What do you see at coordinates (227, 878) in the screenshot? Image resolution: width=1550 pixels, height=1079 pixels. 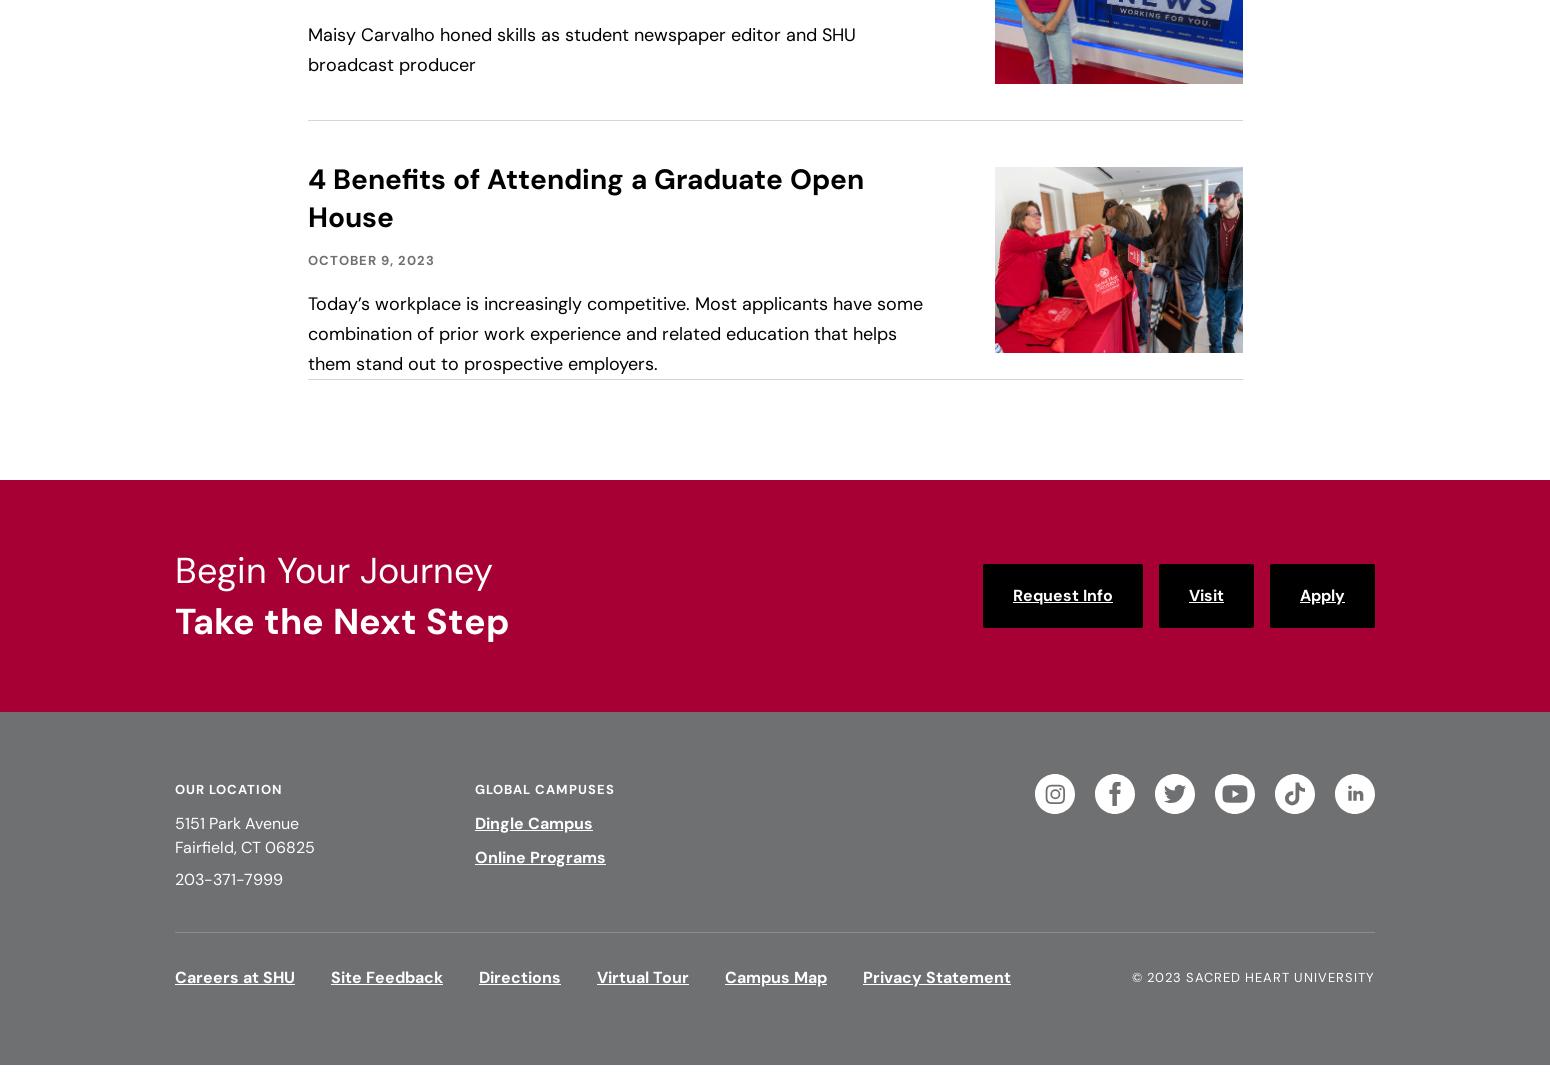 I see `'203-371-7999'` at bounding box center [227, 878].